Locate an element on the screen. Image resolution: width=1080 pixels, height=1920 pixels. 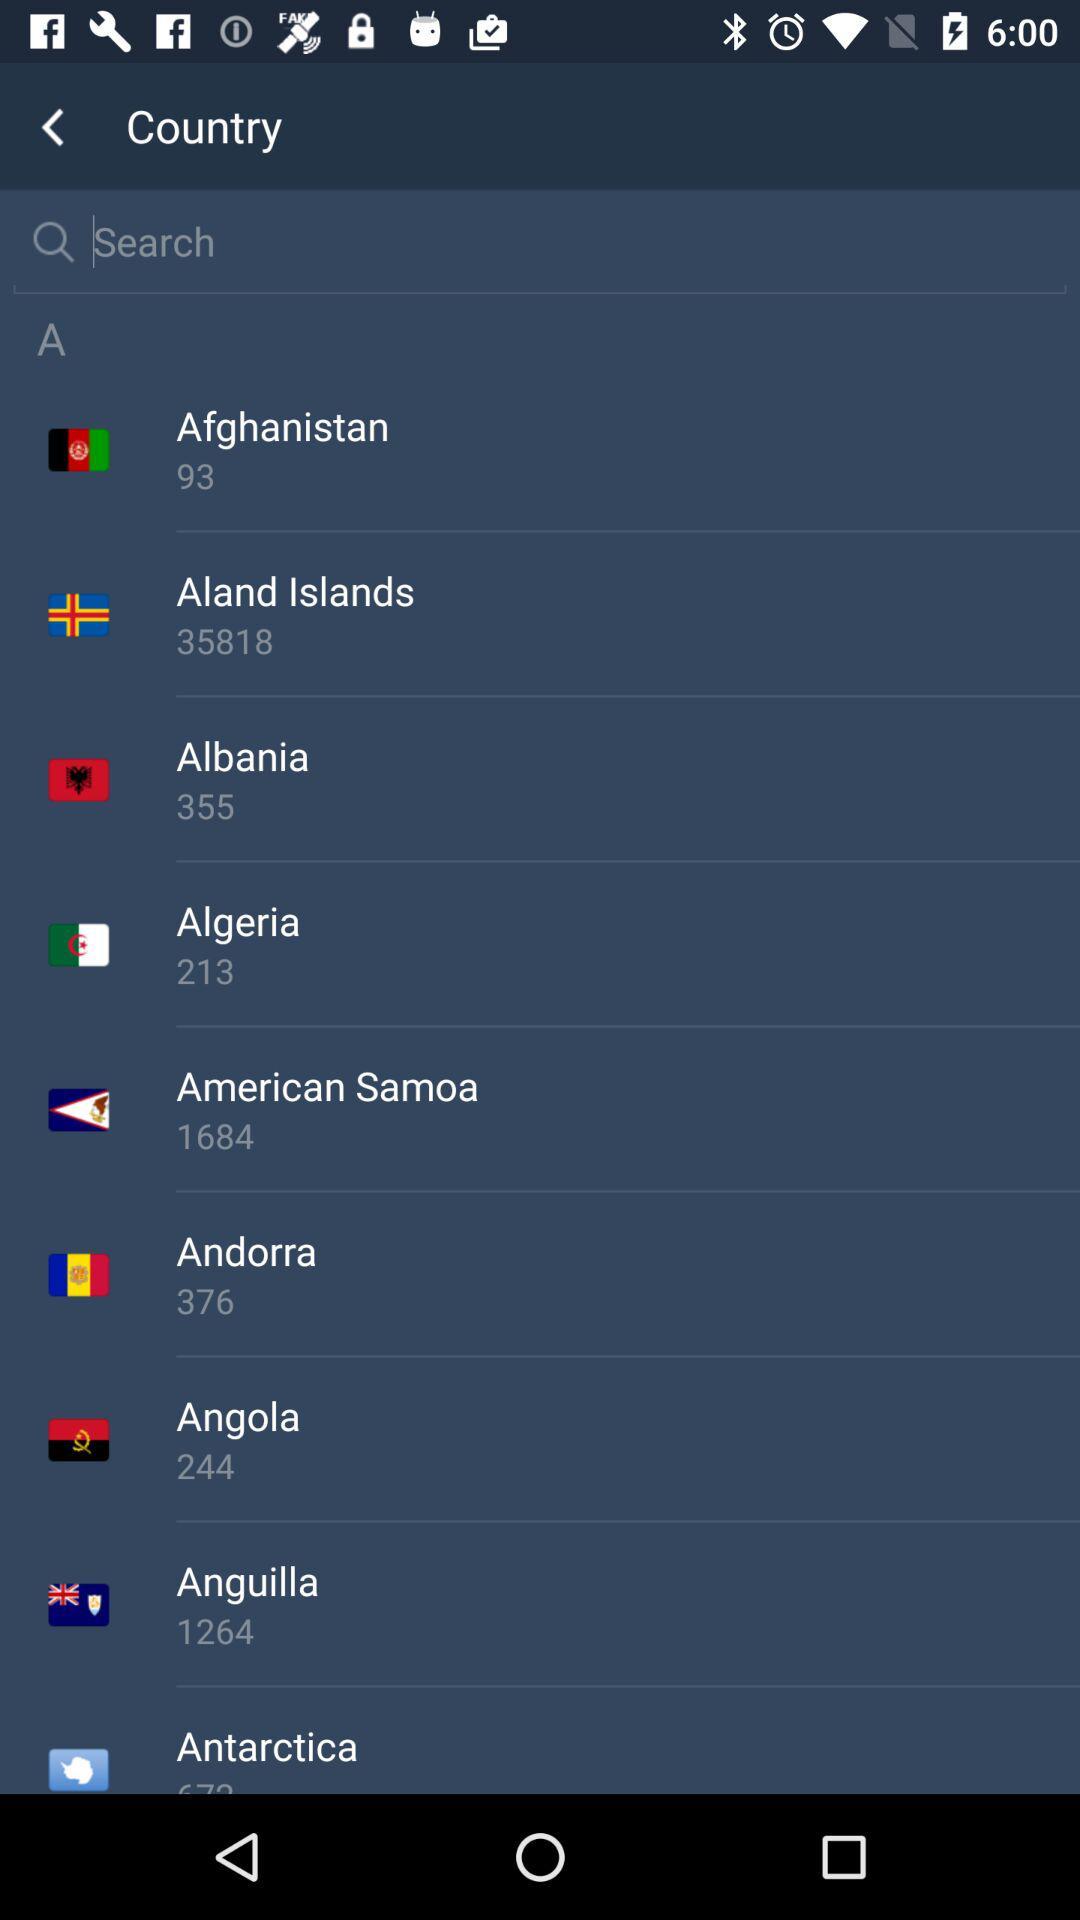
244 icon is located at coordinates (627, 1465).